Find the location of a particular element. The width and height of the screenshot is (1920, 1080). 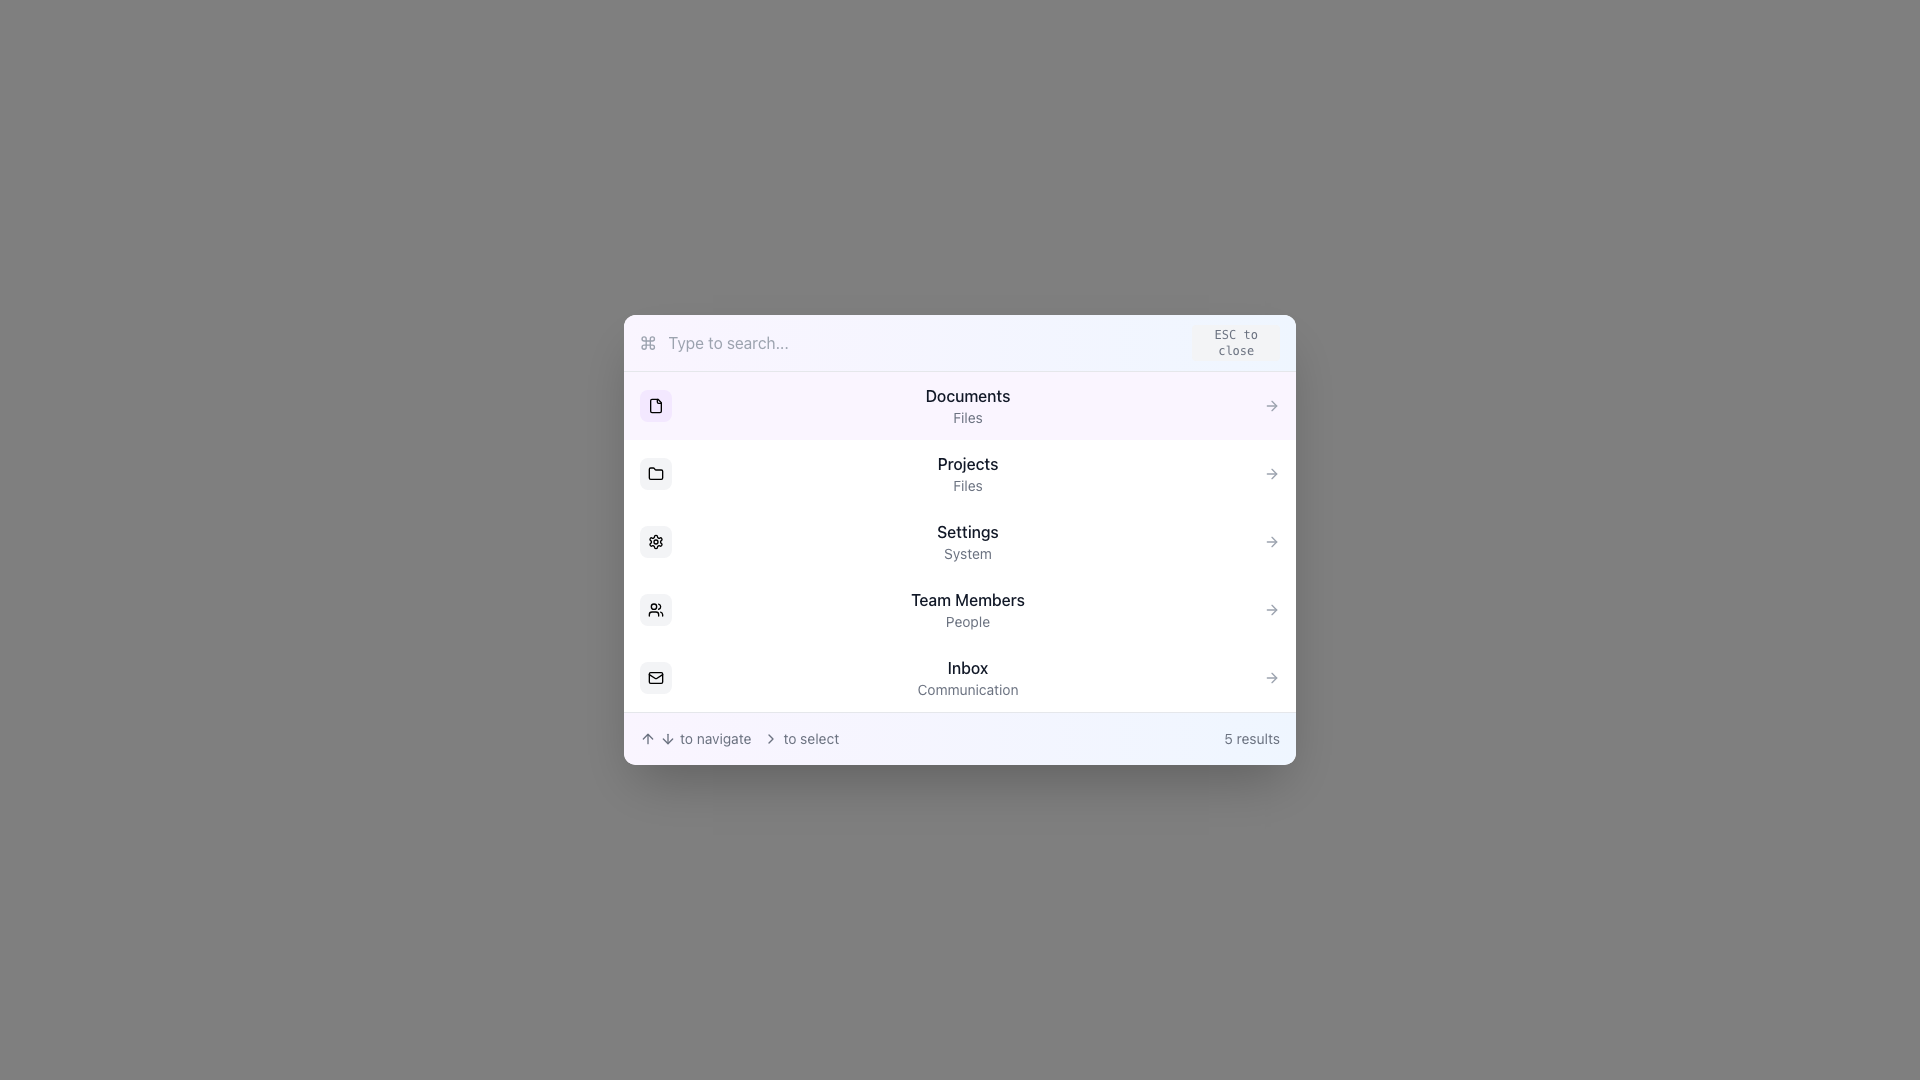

the right-pointing arrow icon located at the far right of the 'Team Members' list item is located at coordinates (1271, 608).